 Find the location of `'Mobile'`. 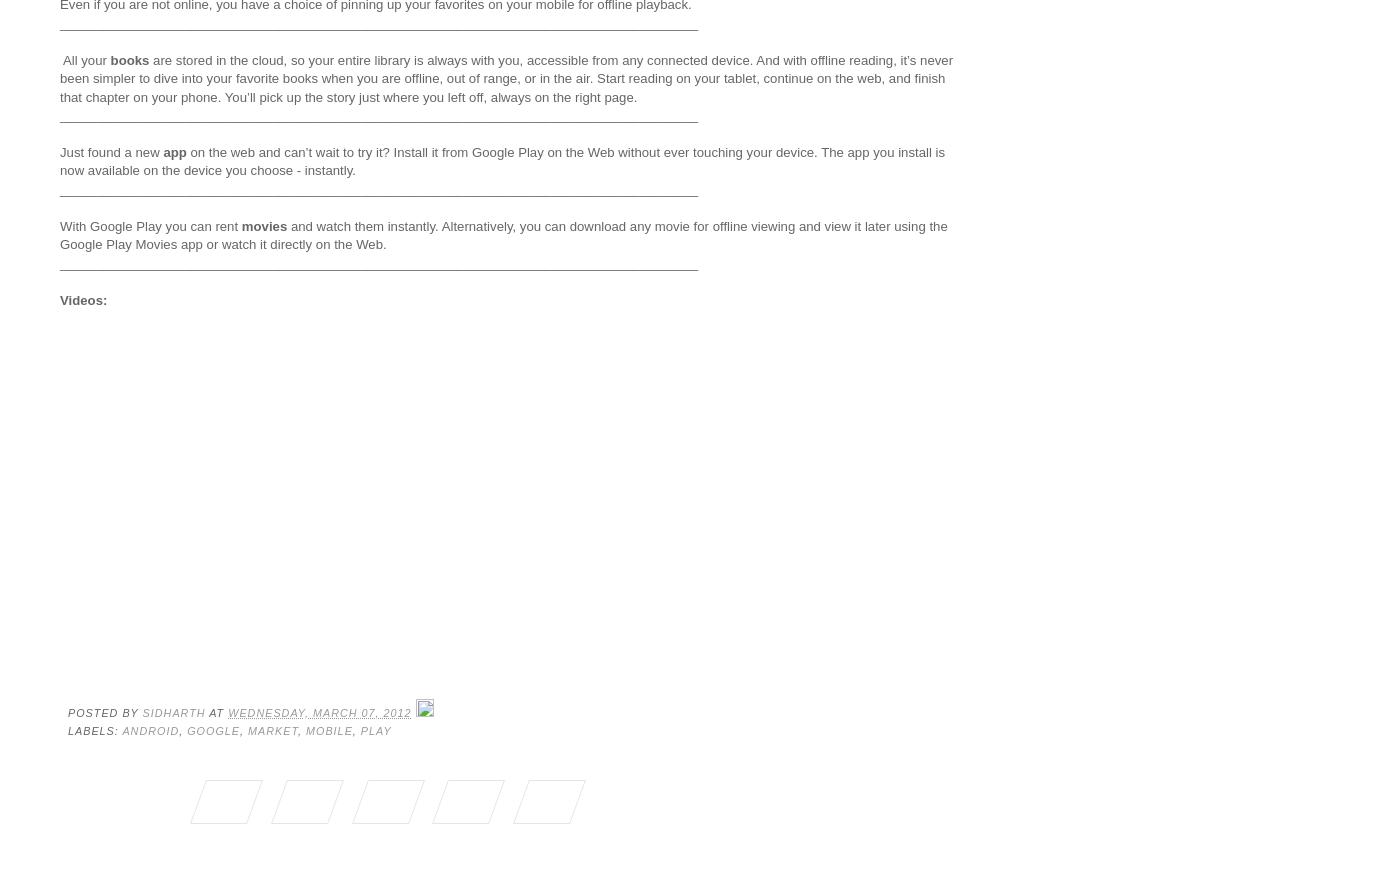

'Mobile' is located at coordinates (327, 729).